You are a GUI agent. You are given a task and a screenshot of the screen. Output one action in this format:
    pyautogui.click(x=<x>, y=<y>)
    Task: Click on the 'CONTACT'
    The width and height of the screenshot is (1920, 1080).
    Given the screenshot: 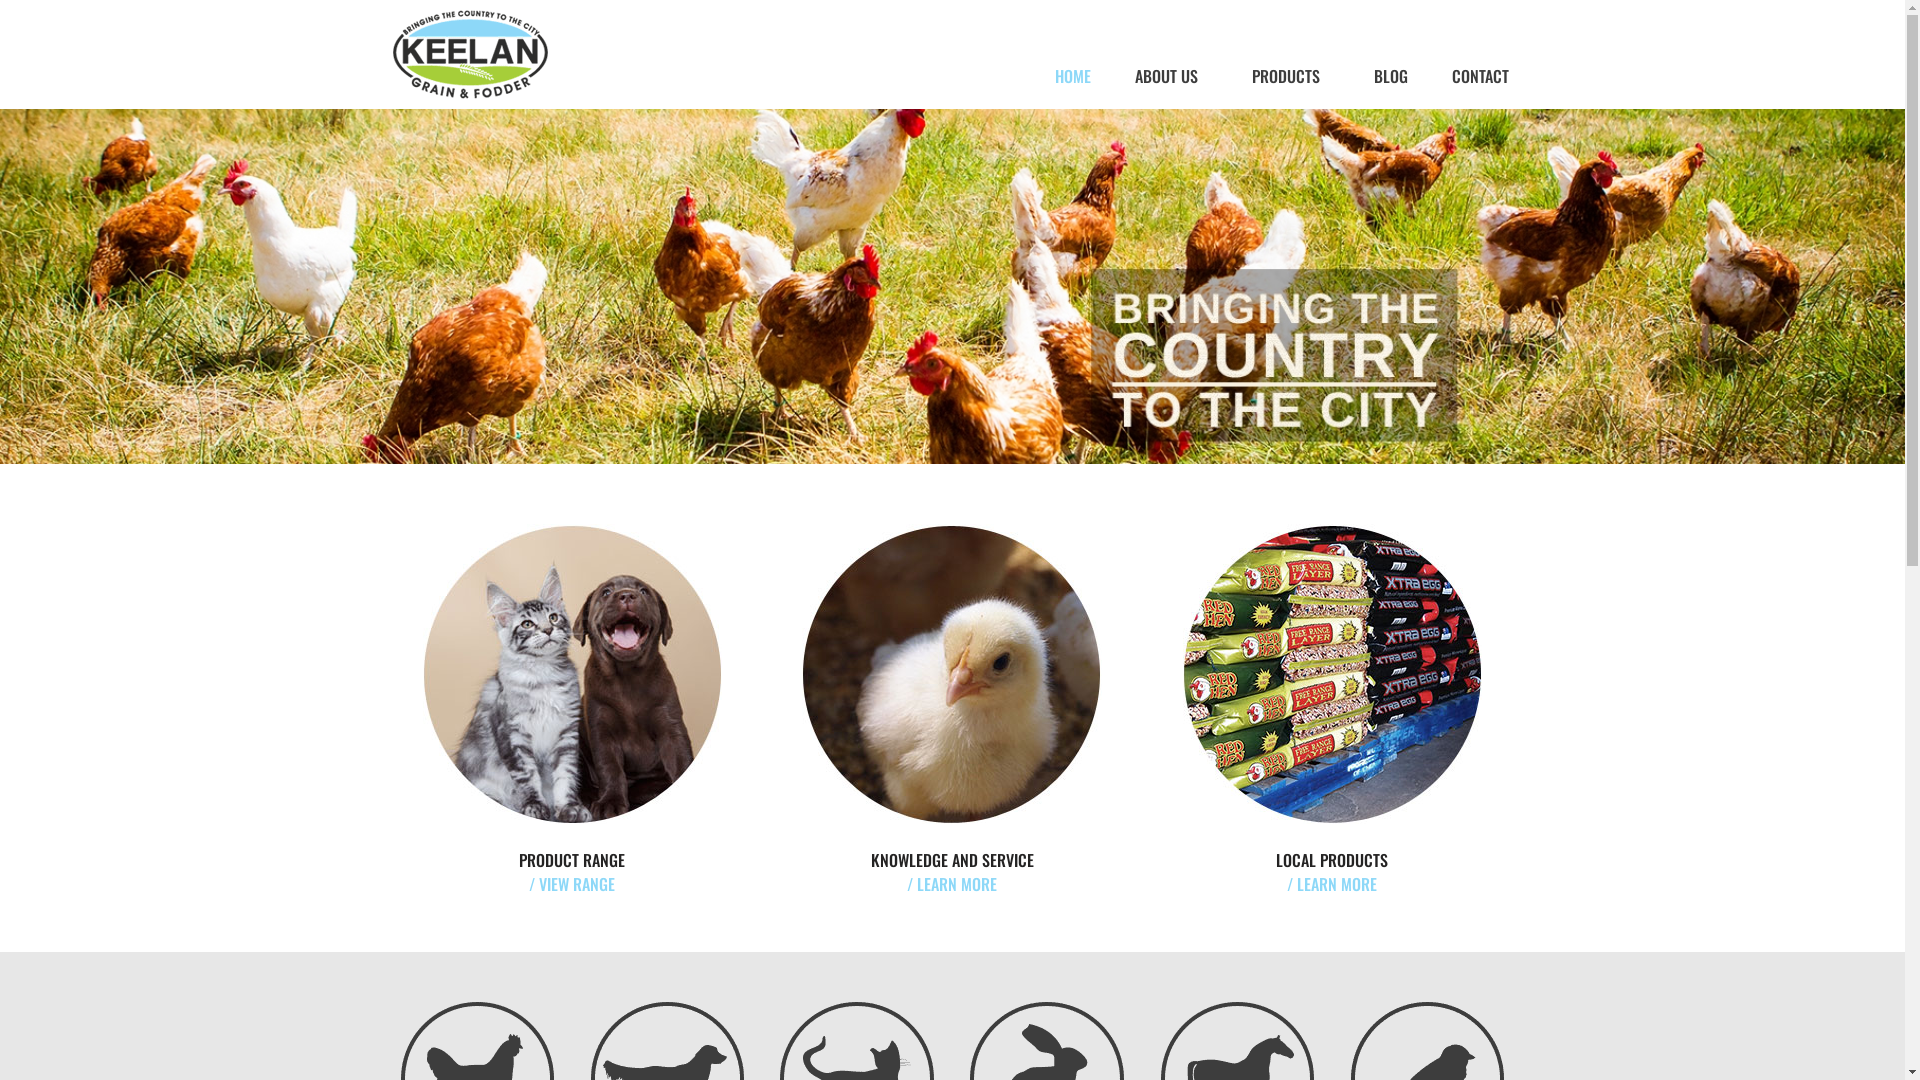 What is the action you would take?
    pyautogui.click(x=1480, y=75)
    